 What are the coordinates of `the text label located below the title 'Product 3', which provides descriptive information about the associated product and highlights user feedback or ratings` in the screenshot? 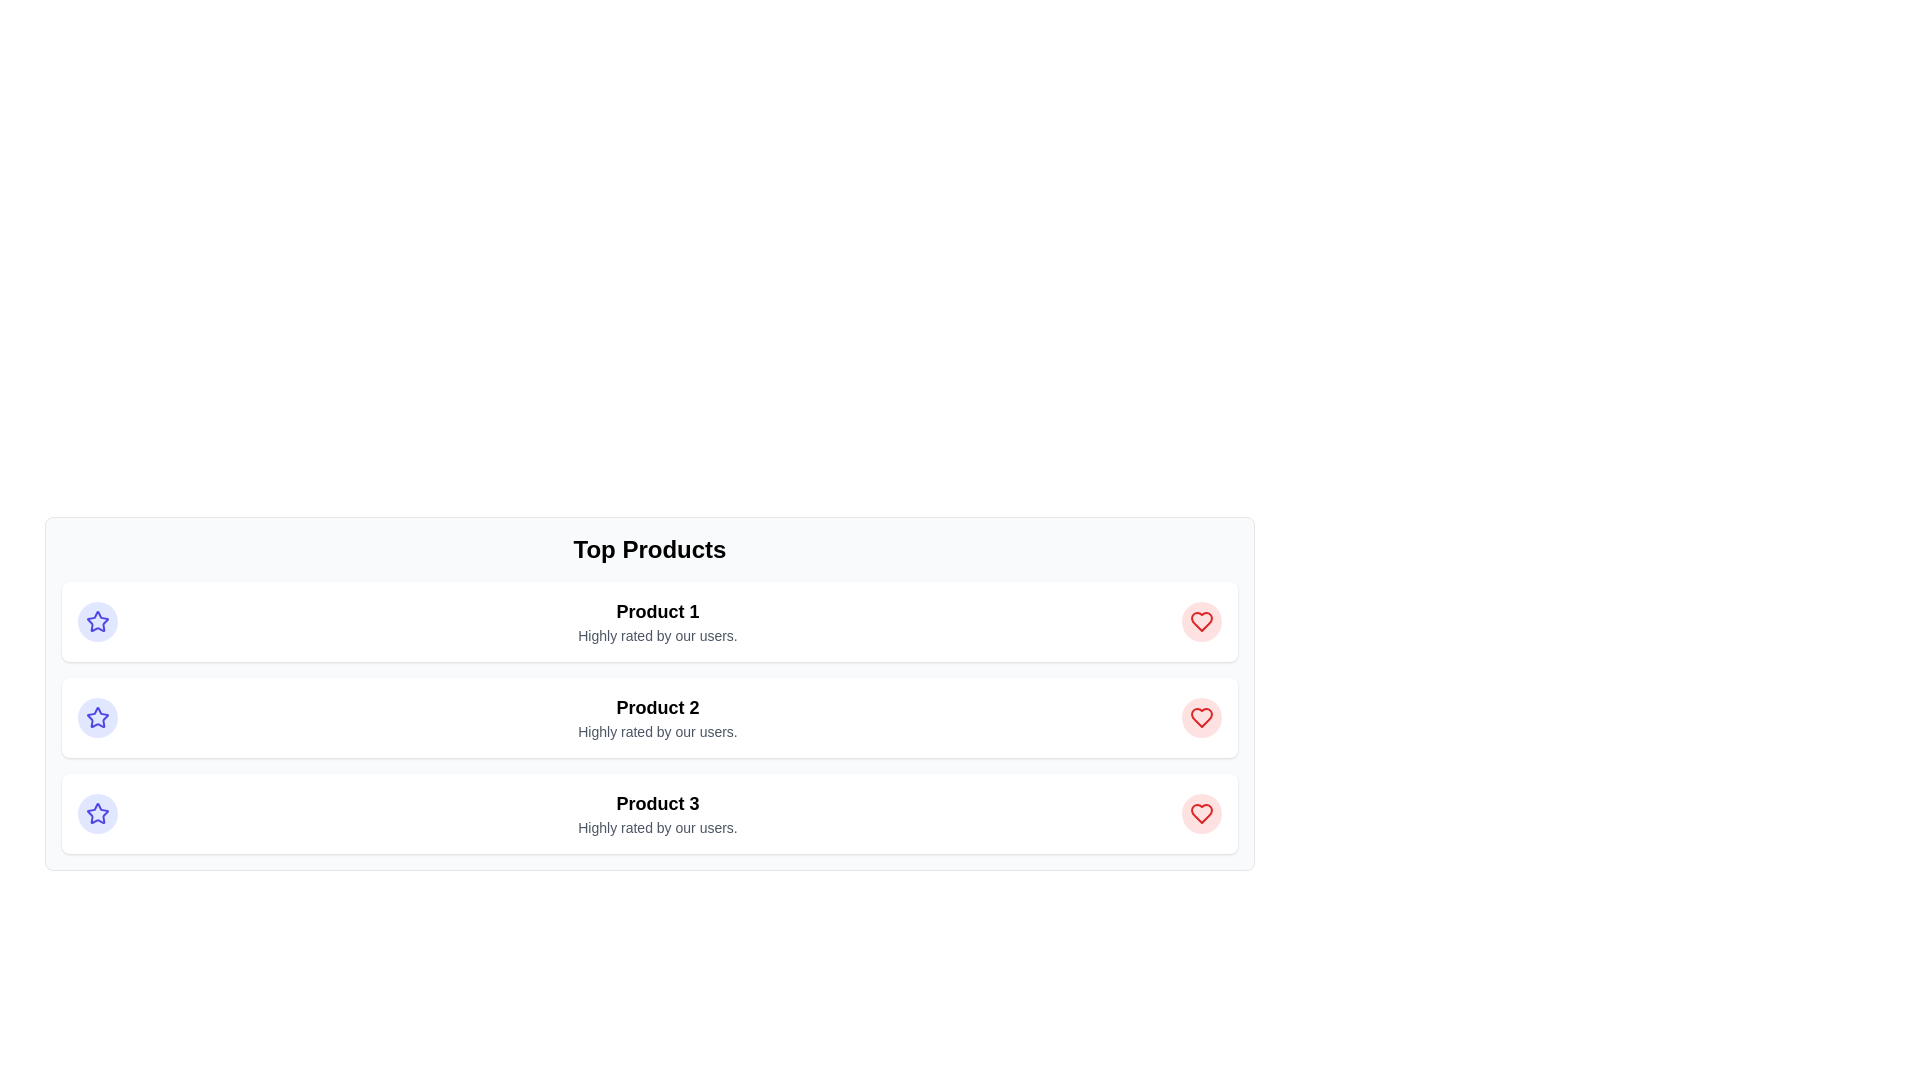 It's located at (657, 828).